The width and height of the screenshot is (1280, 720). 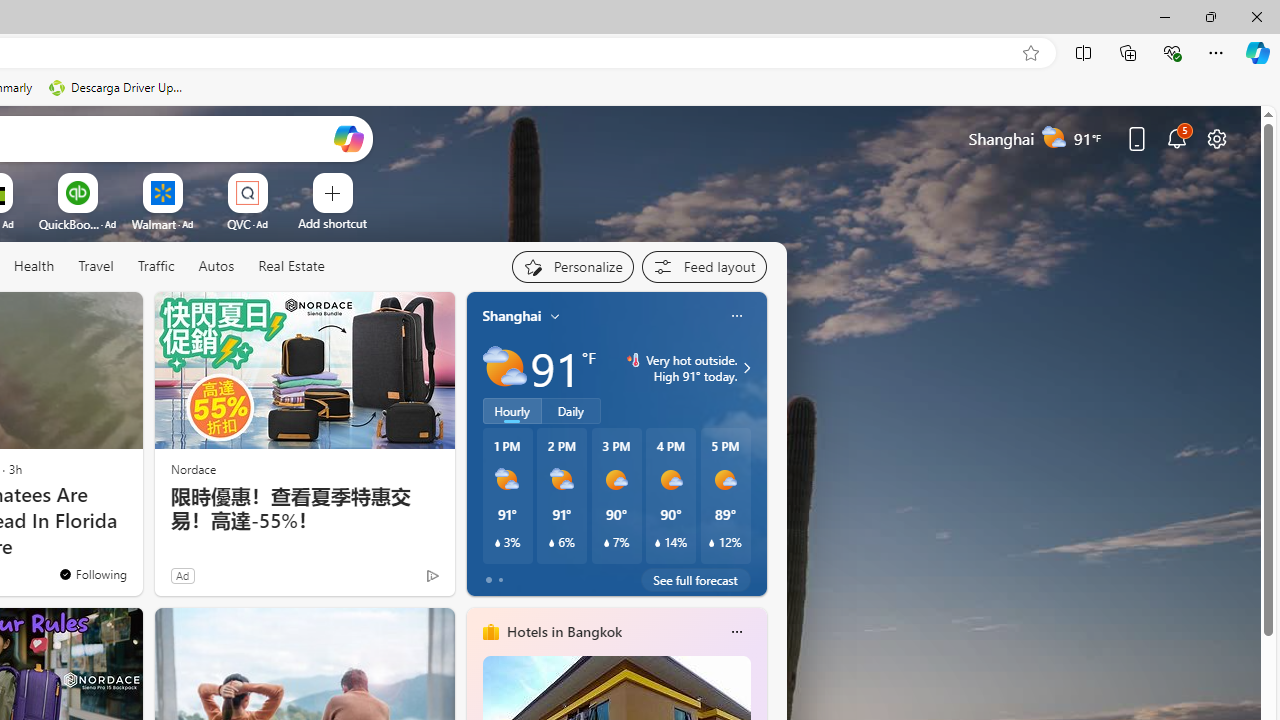 I want to click on 'Class: icon-img', so click(x=735, y=632).